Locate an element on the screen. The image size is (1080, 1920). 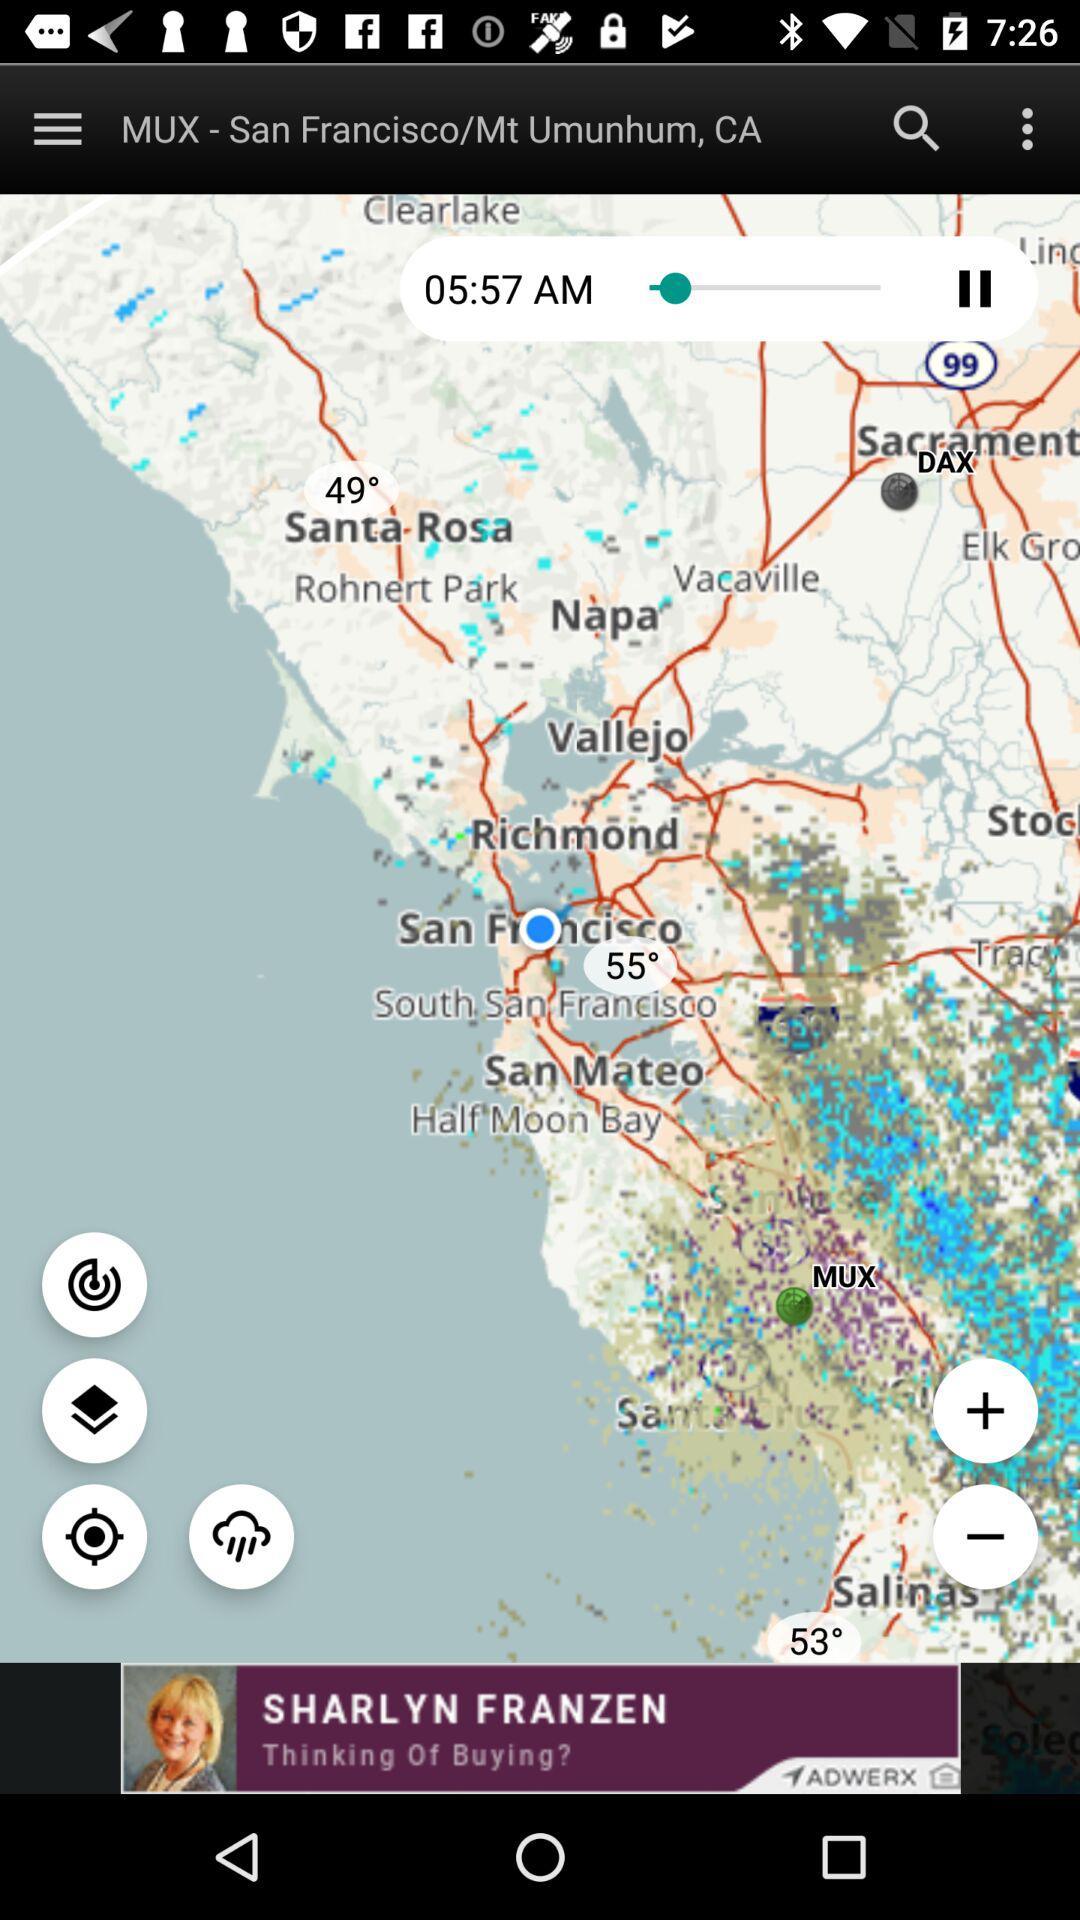
connect the location is located at coordinates (94, 1284).